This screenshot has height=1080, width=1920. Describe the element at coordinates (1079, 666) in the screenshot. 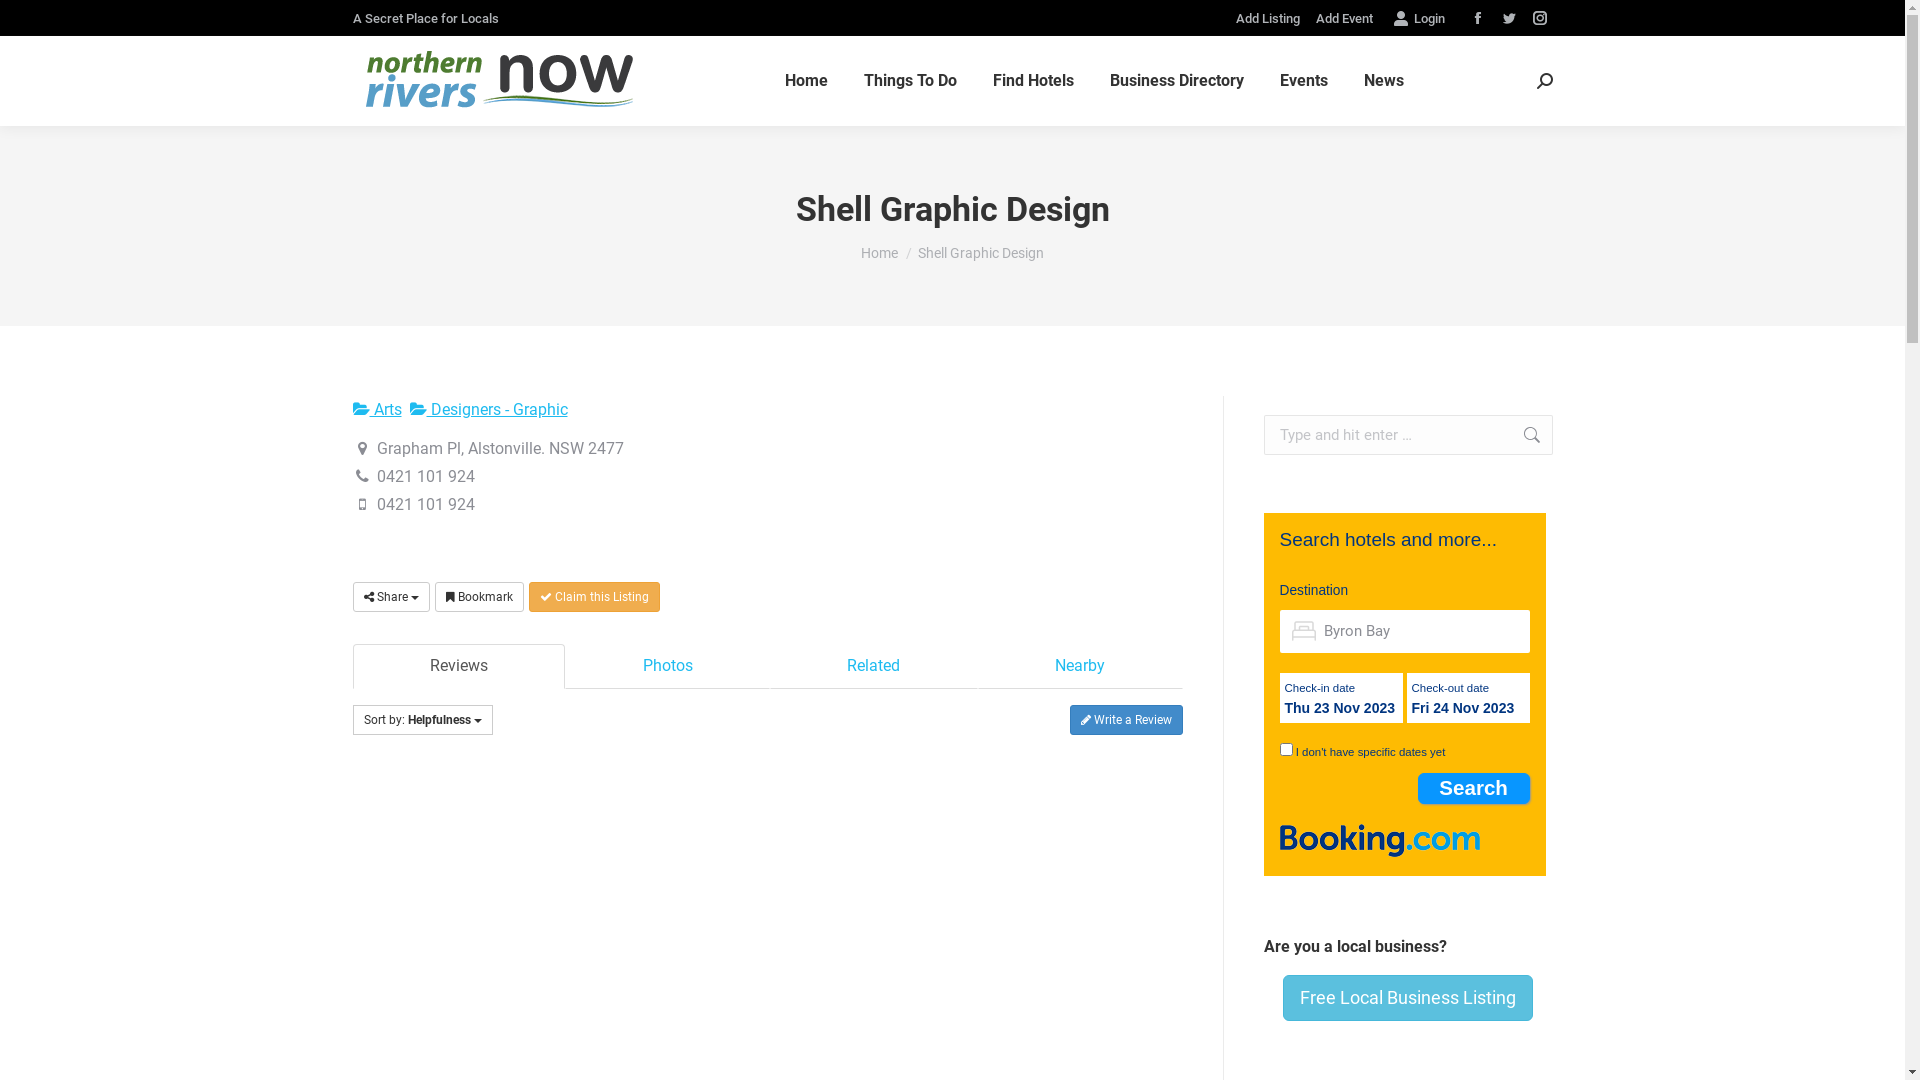

I see `'Nearby'` at that location.